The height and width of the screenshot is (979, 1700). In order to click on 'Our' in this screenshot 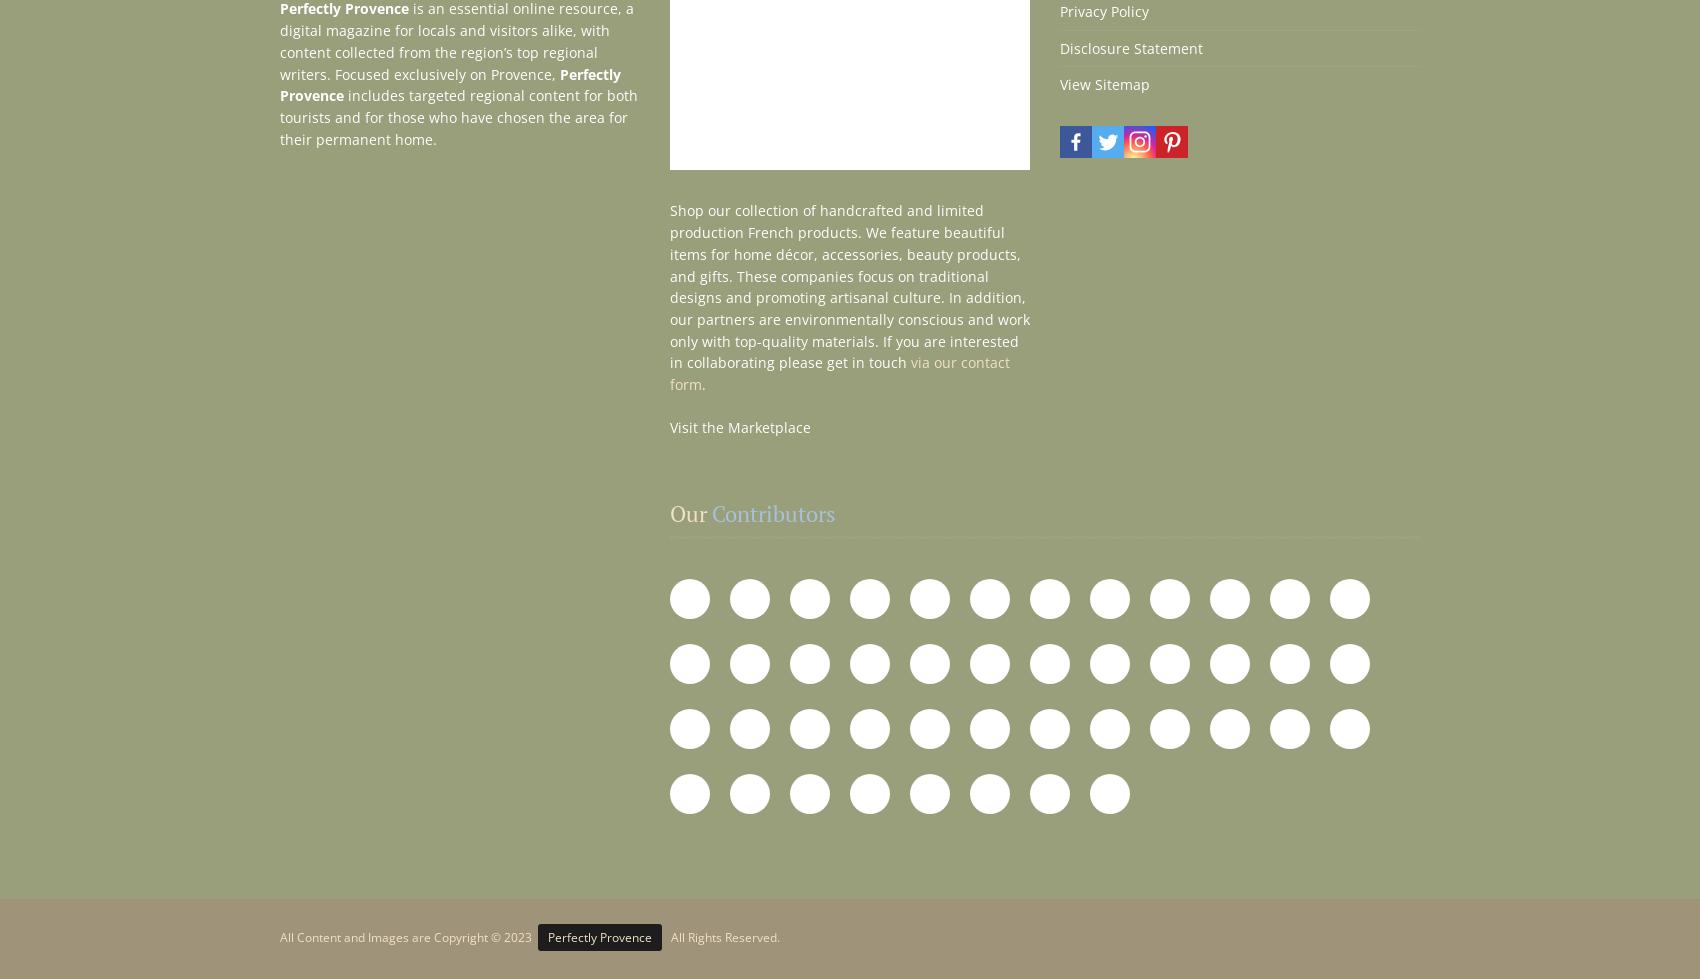, I will do `click(669, 512)`.